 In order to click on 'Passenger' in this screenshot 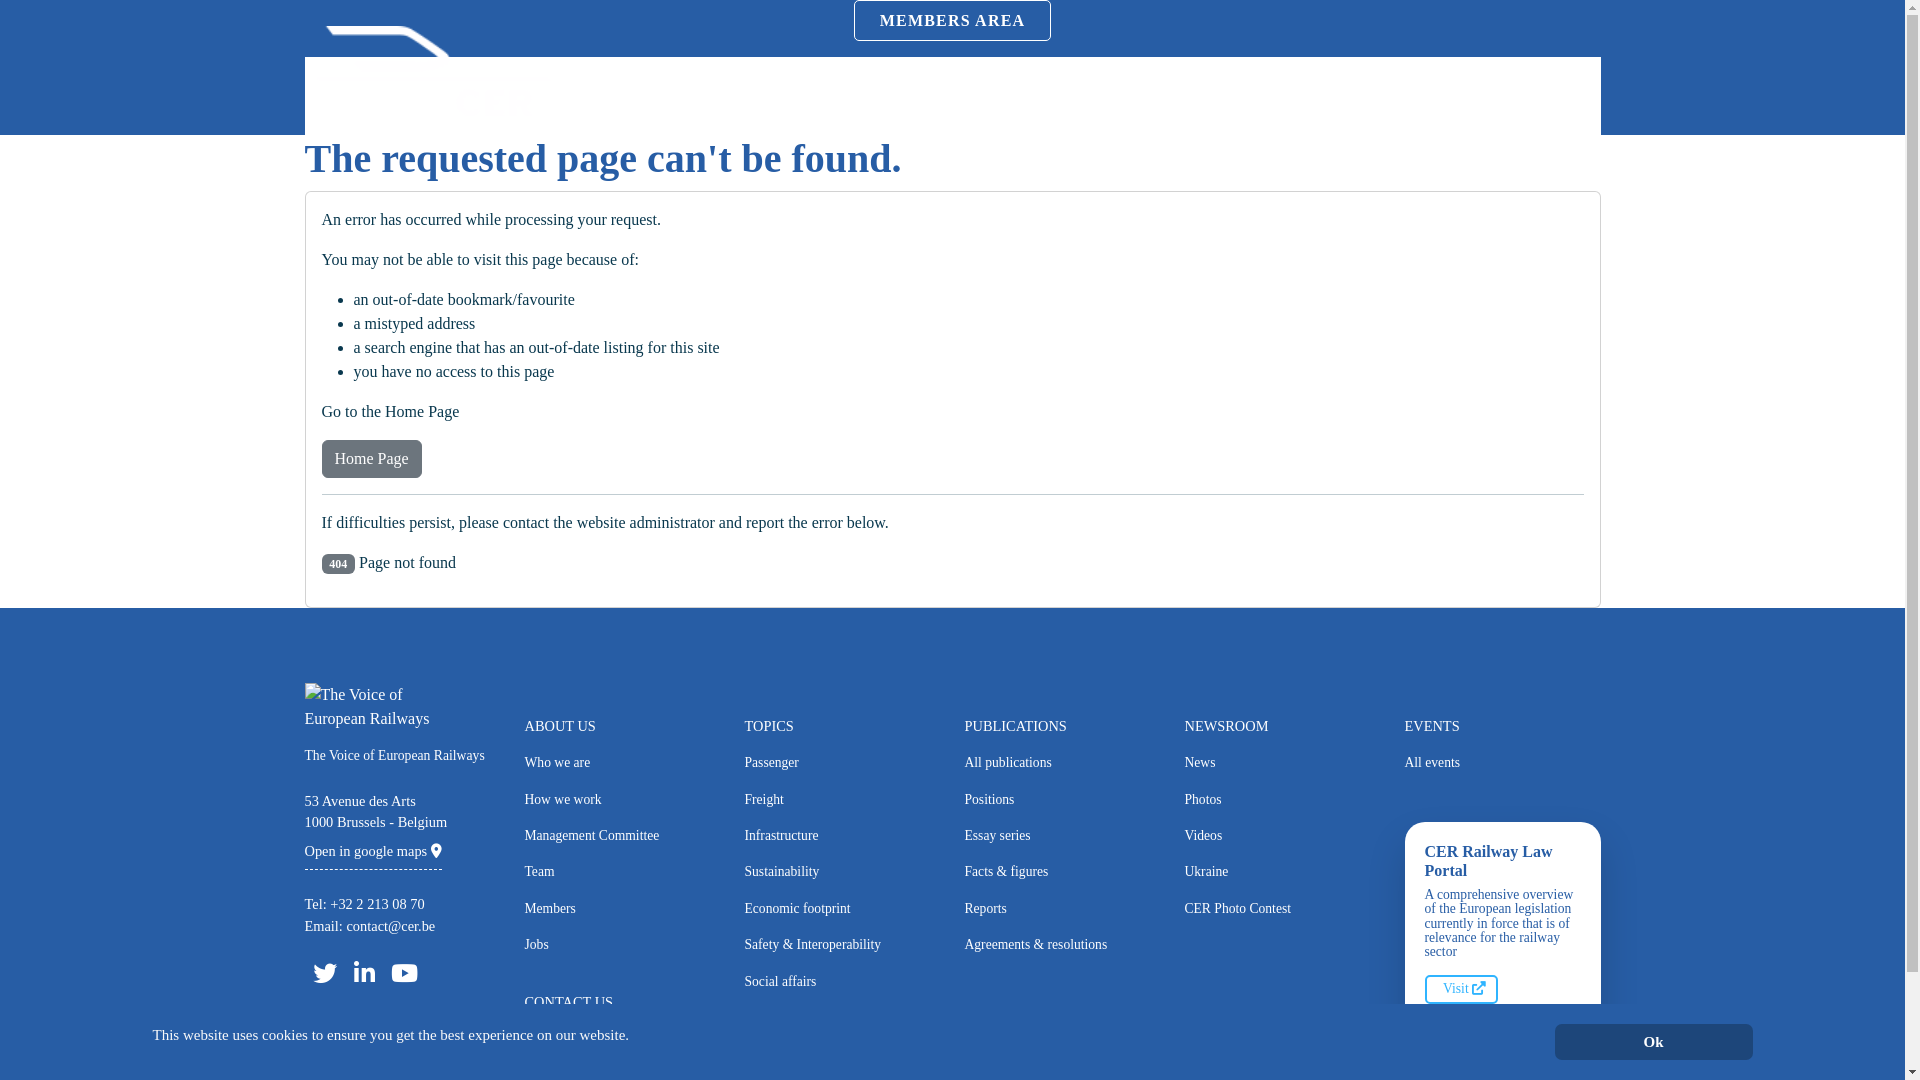, I will do `click(841, 763)`.